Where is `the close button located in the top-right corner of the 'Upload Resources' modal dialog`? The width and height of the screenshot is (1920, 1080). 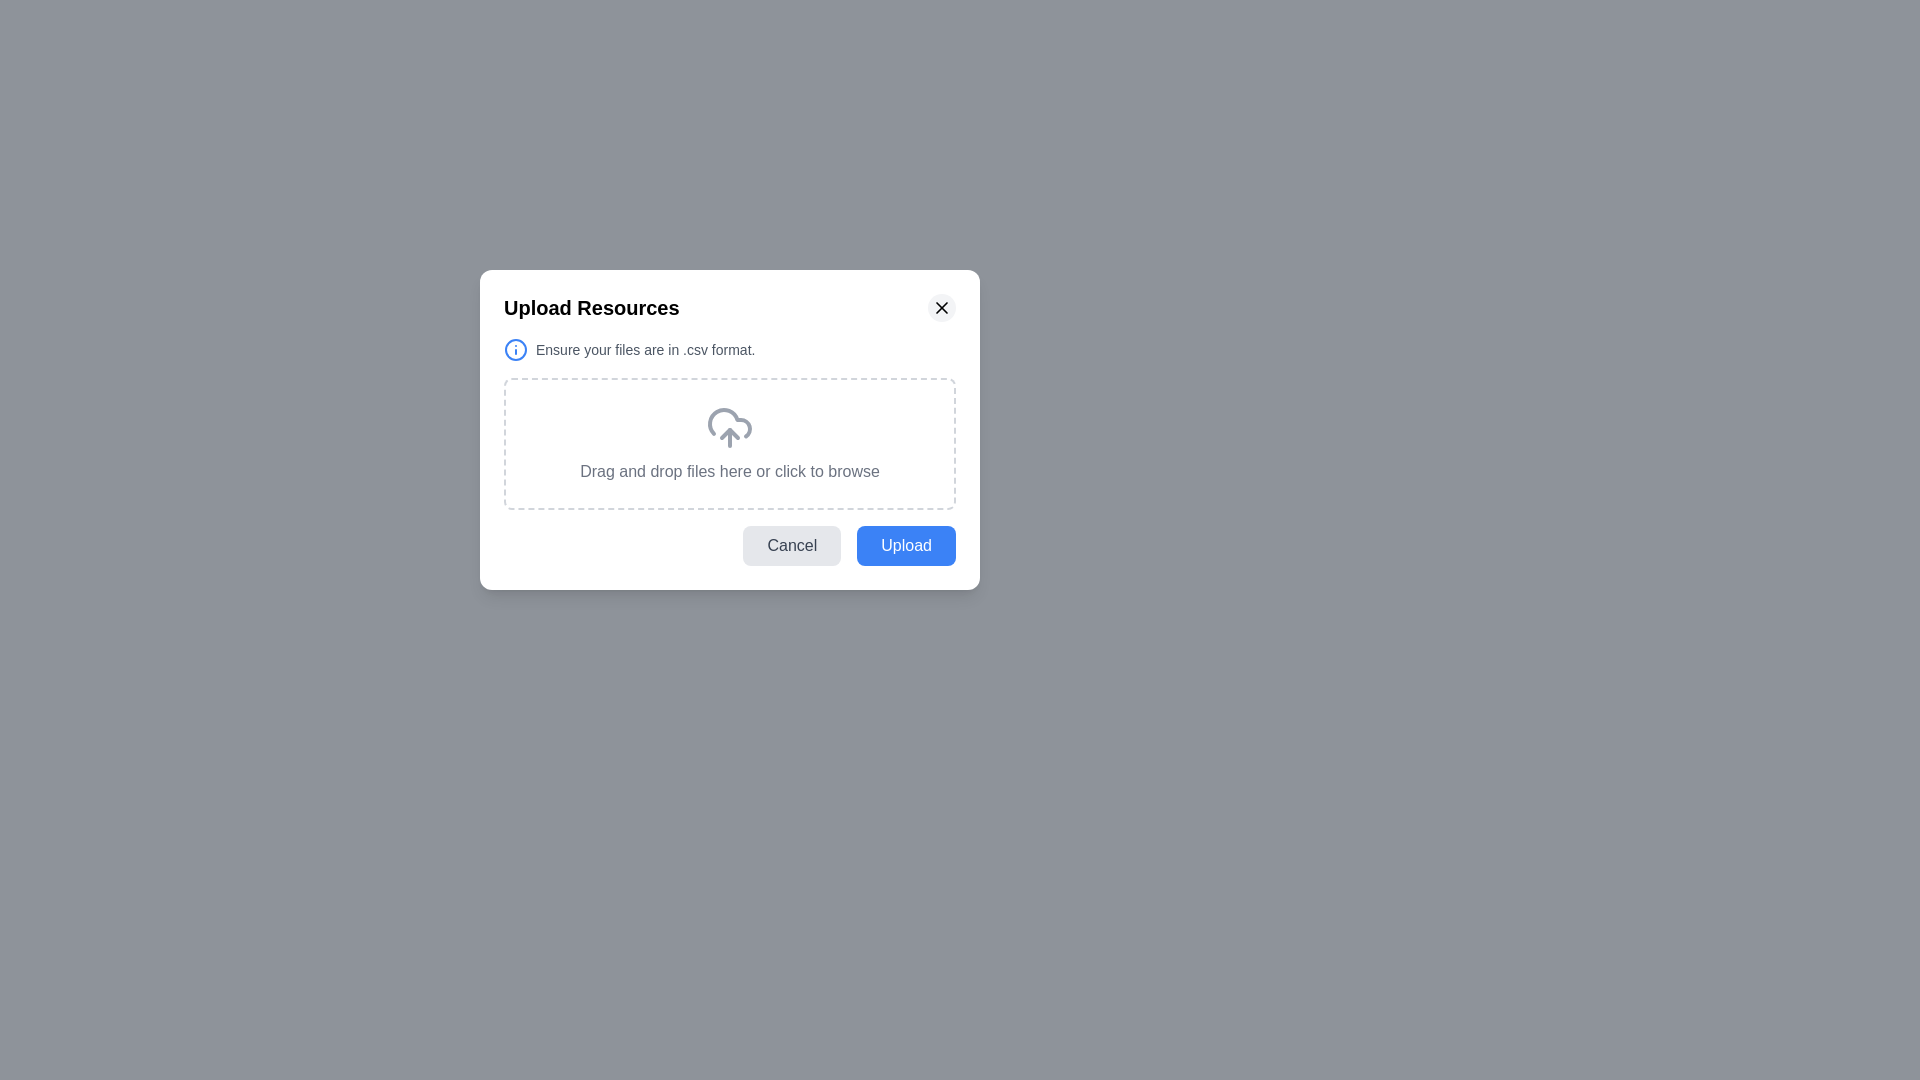
the close button located in the top-right corner of the 'Upload Resources' modal dialog is located at coordinates (940, 308).